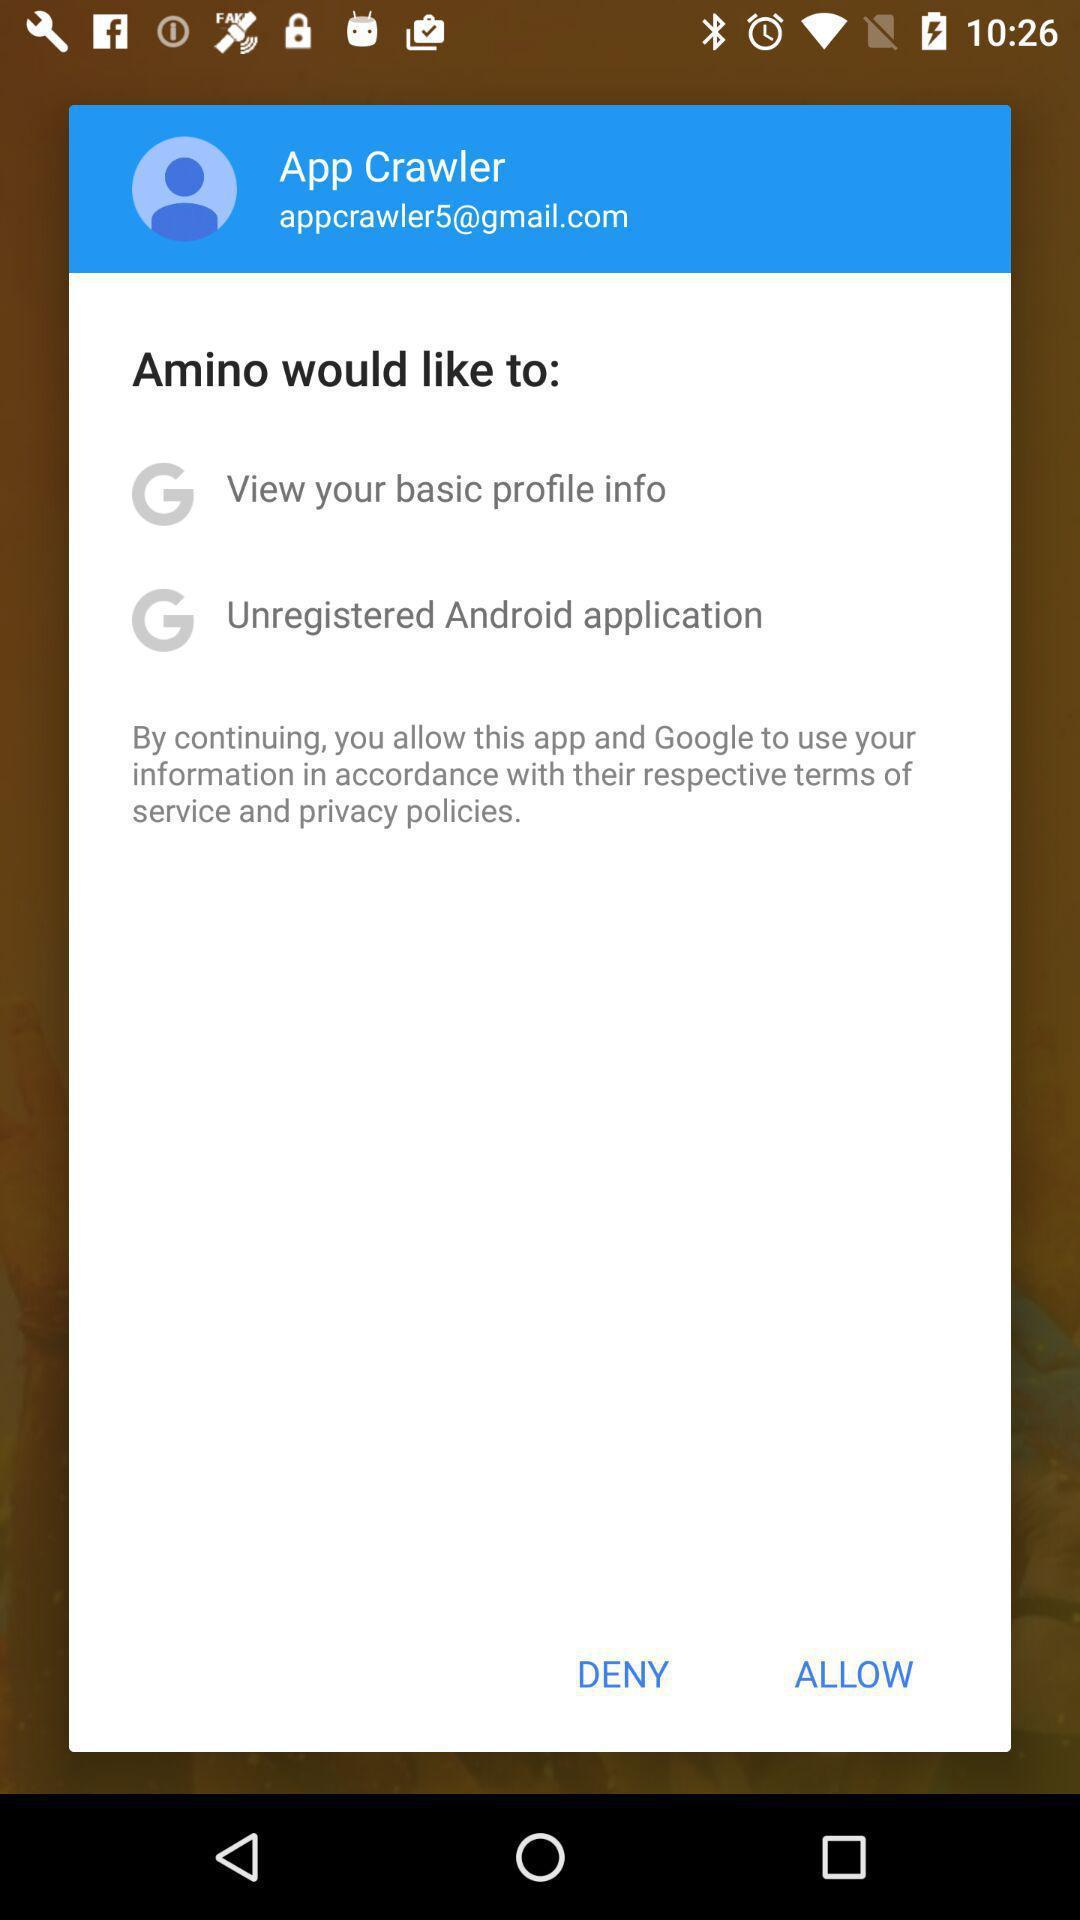 This screenshot has height=1920, width=1080. What do you see at coordinates (445, 487) in the screenshot?
I see `item below the amino would like item` at bounding box center [445, 487].